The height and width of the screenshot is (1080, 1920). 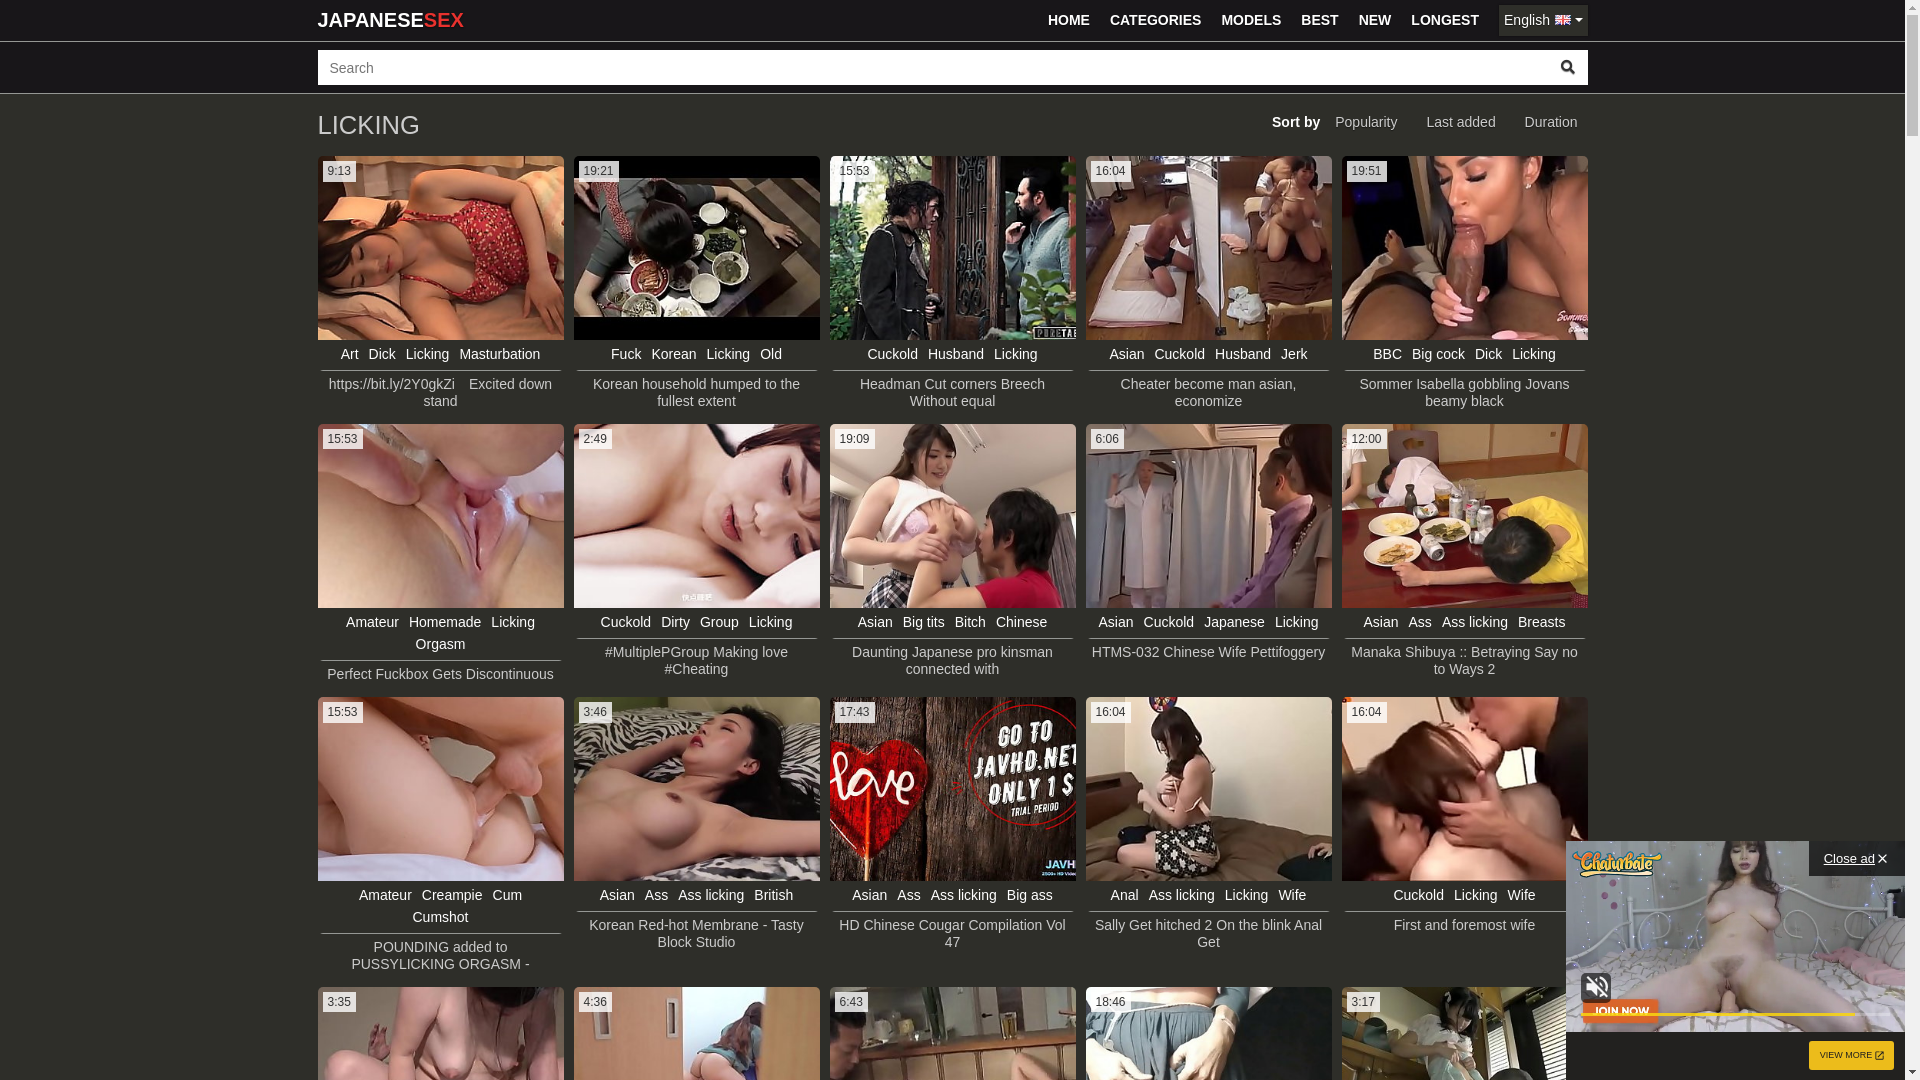 I want to click on 'Licking', so click(x=747, y=620).